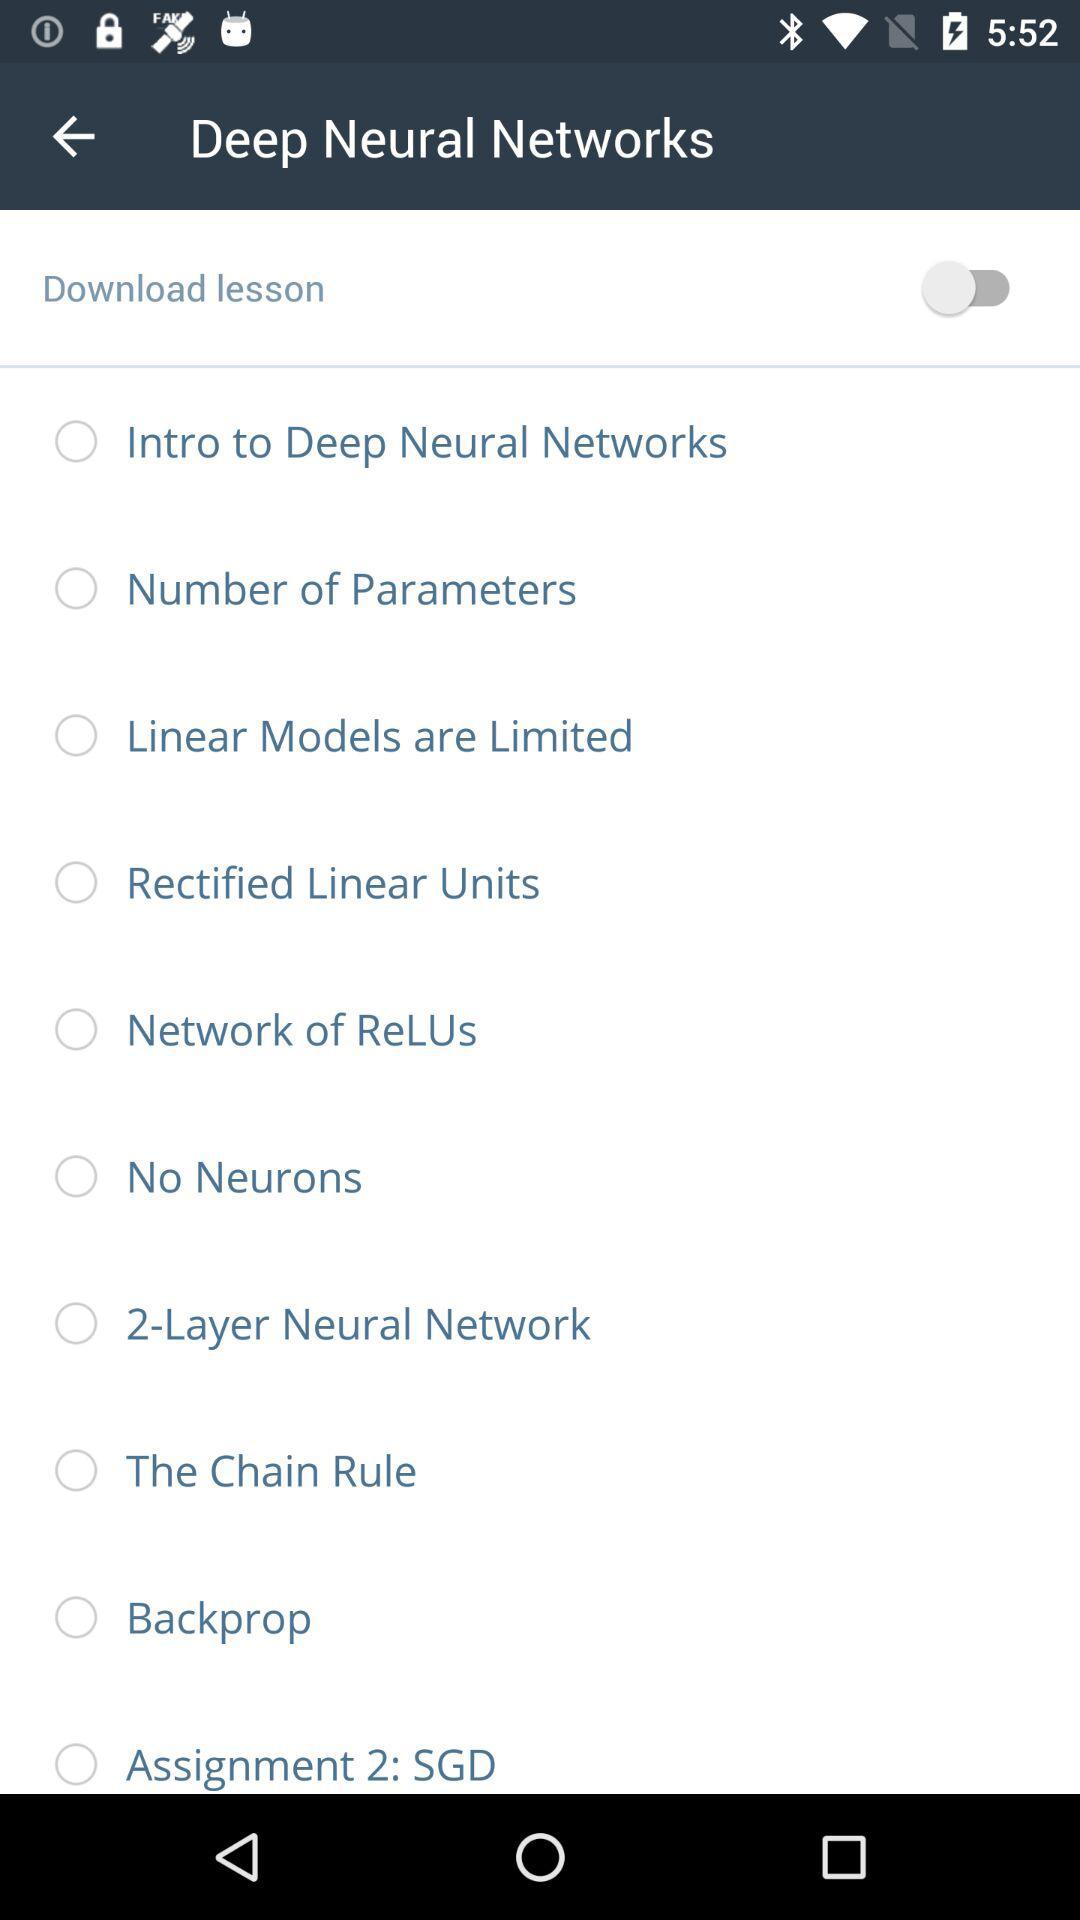  What do you see at coordinates (974, 286) in the screenshot?
I see `option` at bounding box center [974, 286].